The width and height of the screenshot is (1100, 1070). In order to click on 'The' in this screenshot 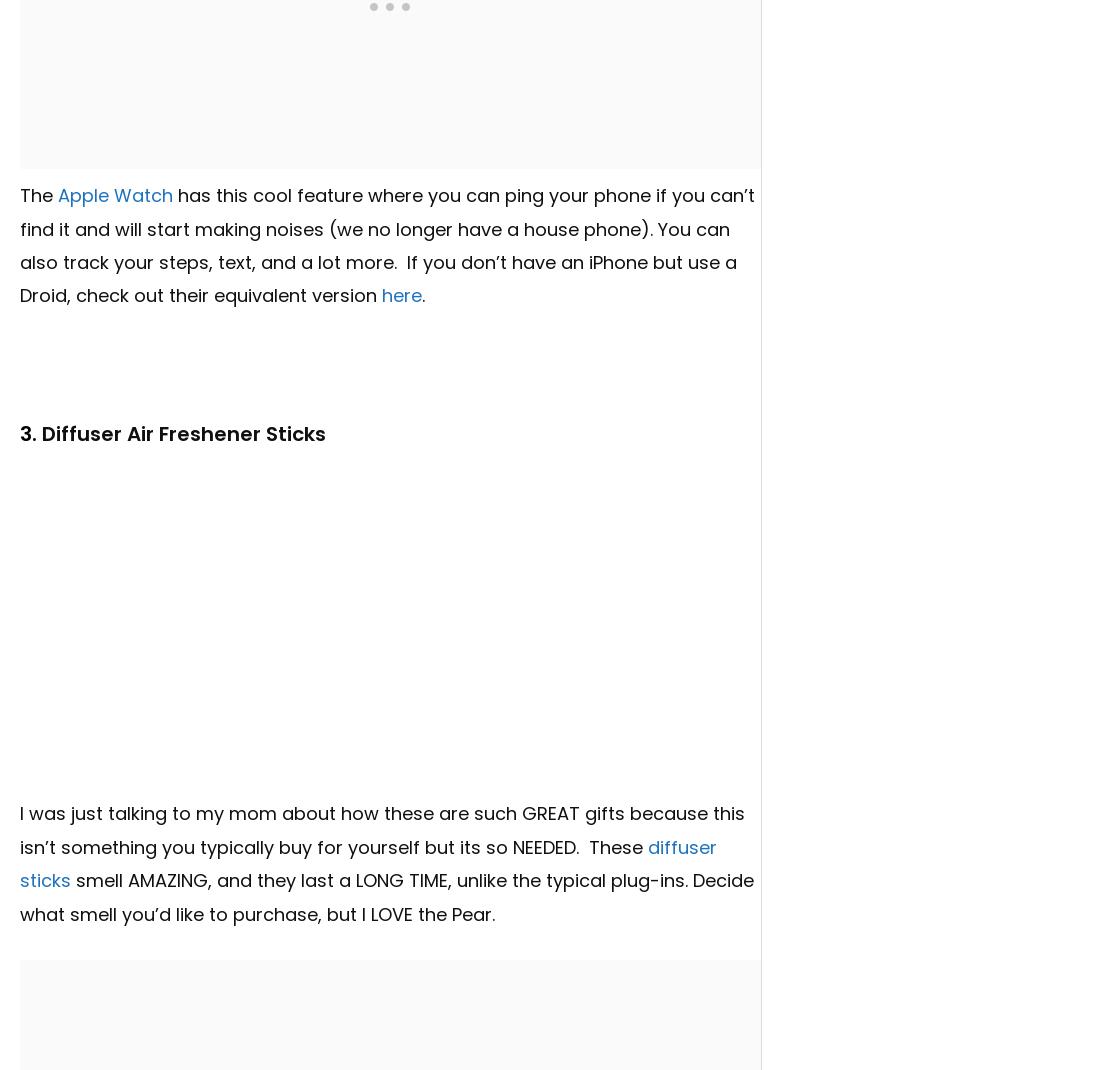, I will do `click(38, 194)`.